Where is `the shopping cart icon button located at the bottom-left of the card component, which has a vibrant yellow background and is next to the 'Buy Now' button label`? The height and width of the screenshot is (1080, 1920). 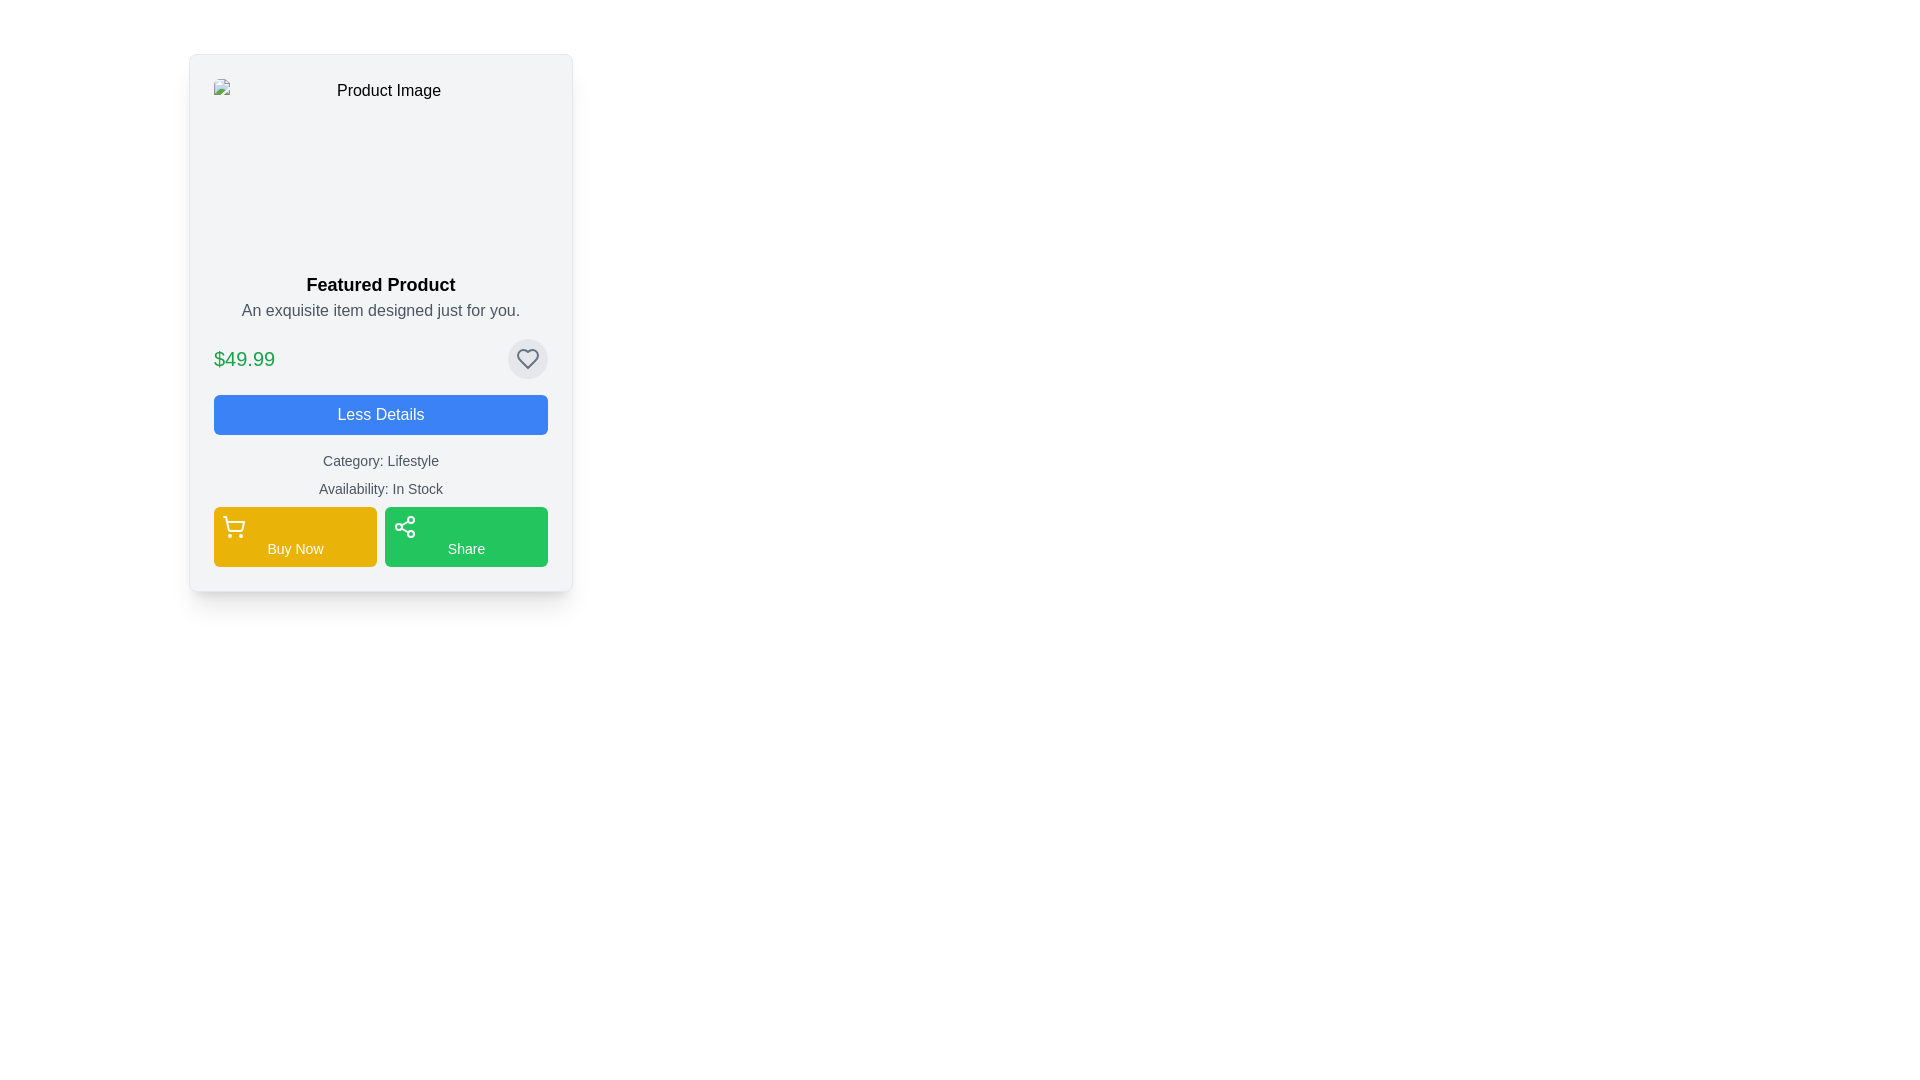
the shopping cart icon button located at the bottom-left of the card component, which has a vibrant yellow background and is next to the 'Buy Now' button label is located at coordinates (234, 526).